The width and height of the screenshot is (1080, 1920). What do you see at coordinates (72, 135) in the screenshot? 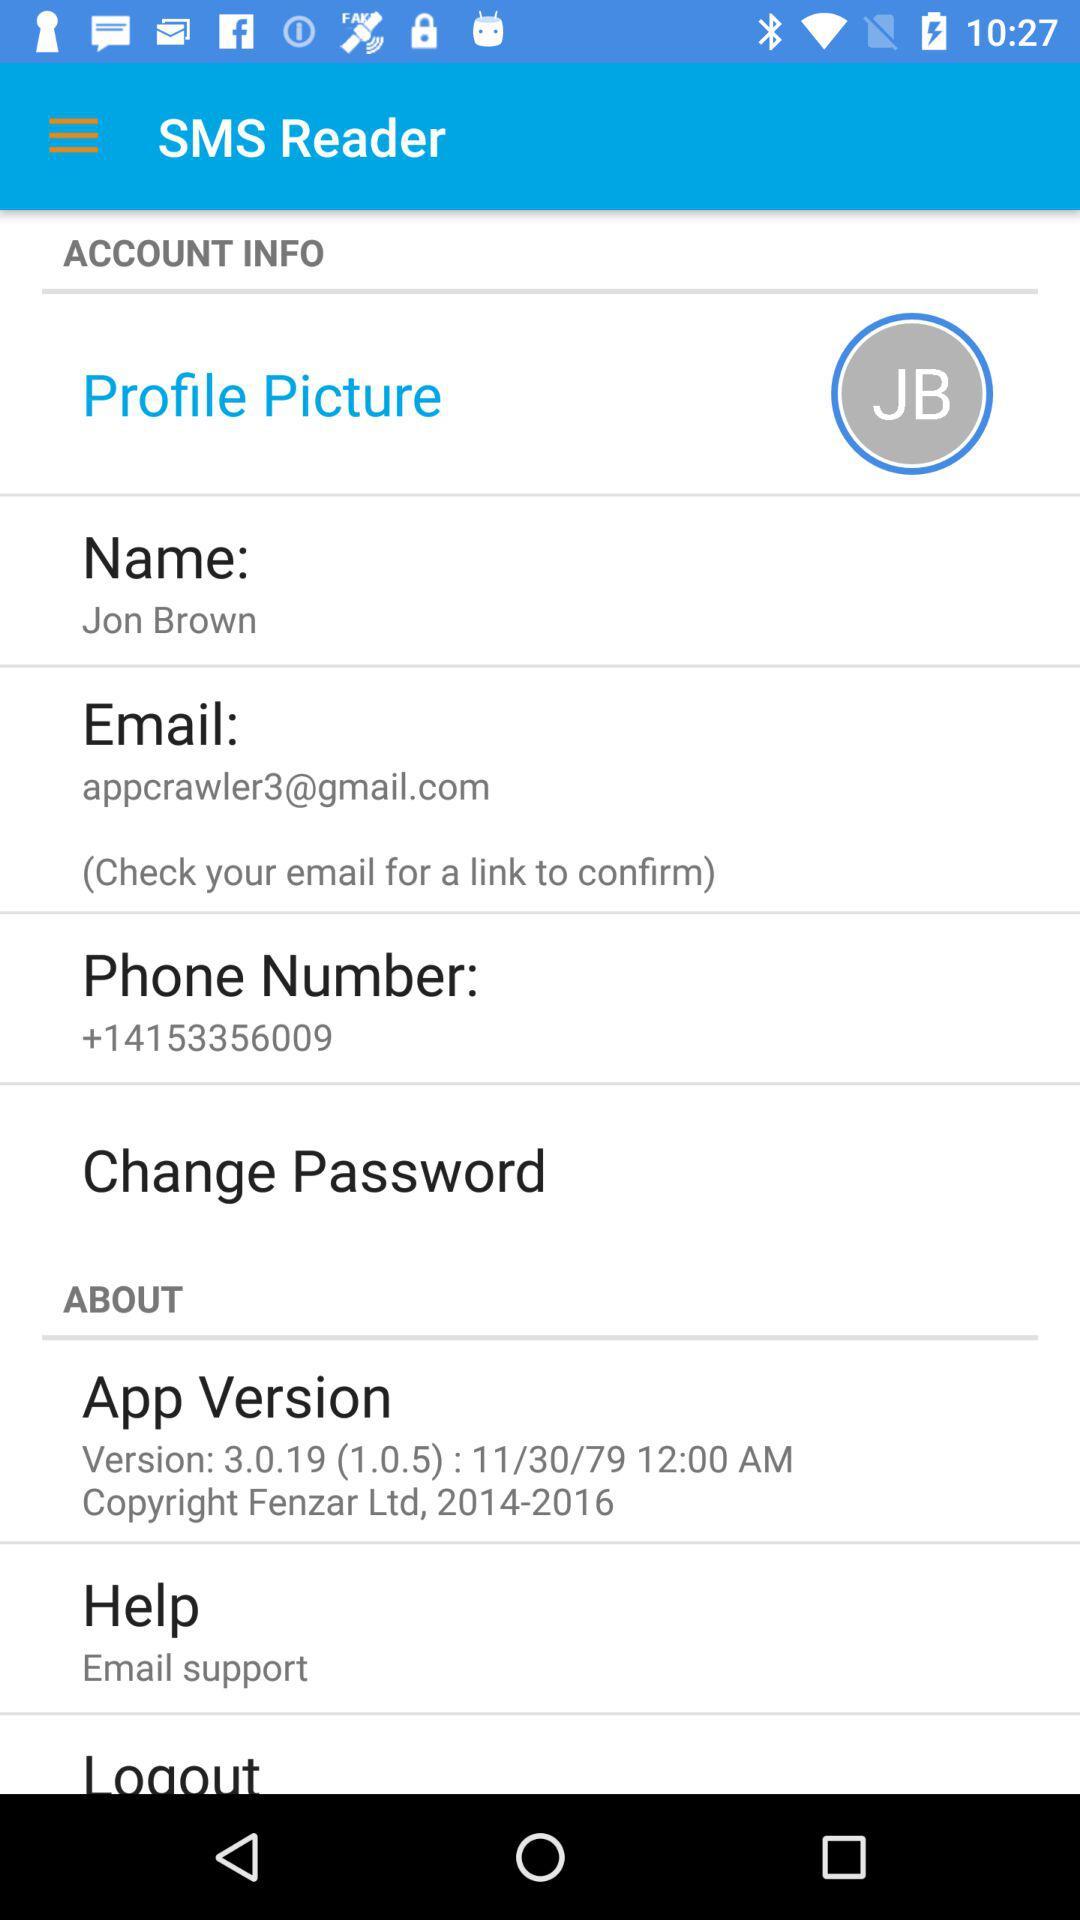
I see `app next to the sms reader item` at bounding box center [72, 135].